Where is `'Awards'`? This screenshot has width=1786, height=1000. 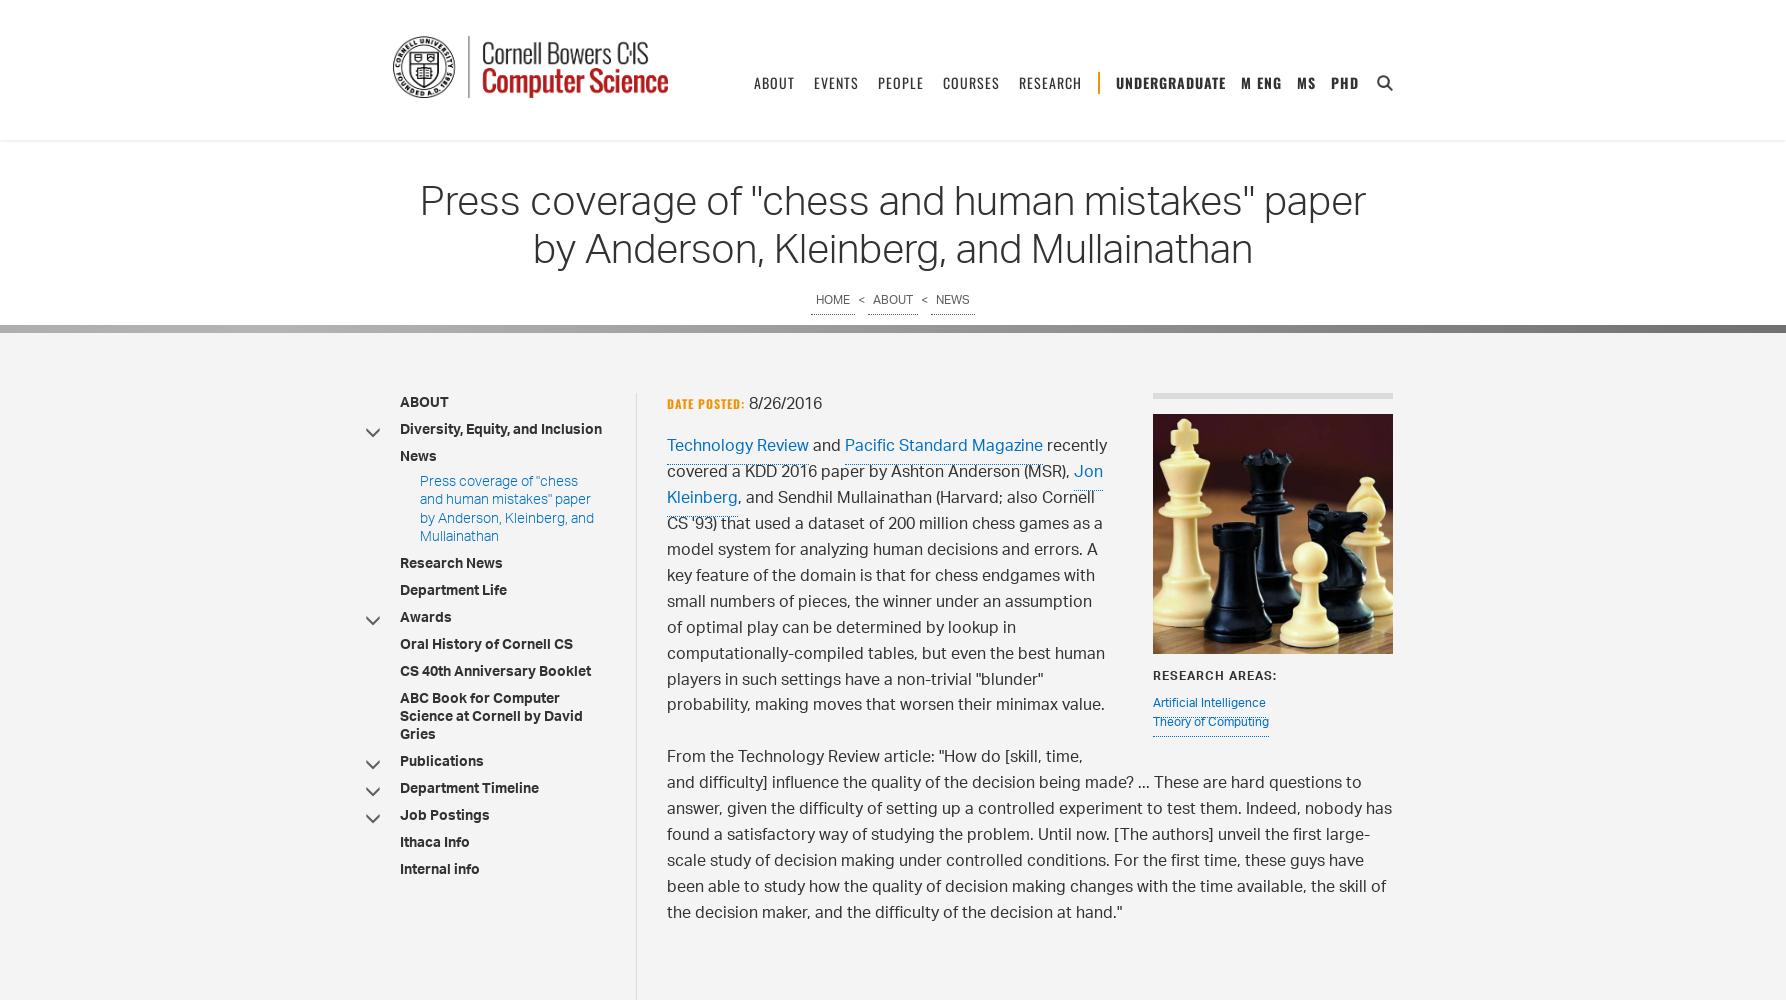 'Awards' is located at coordinates (425, 618).